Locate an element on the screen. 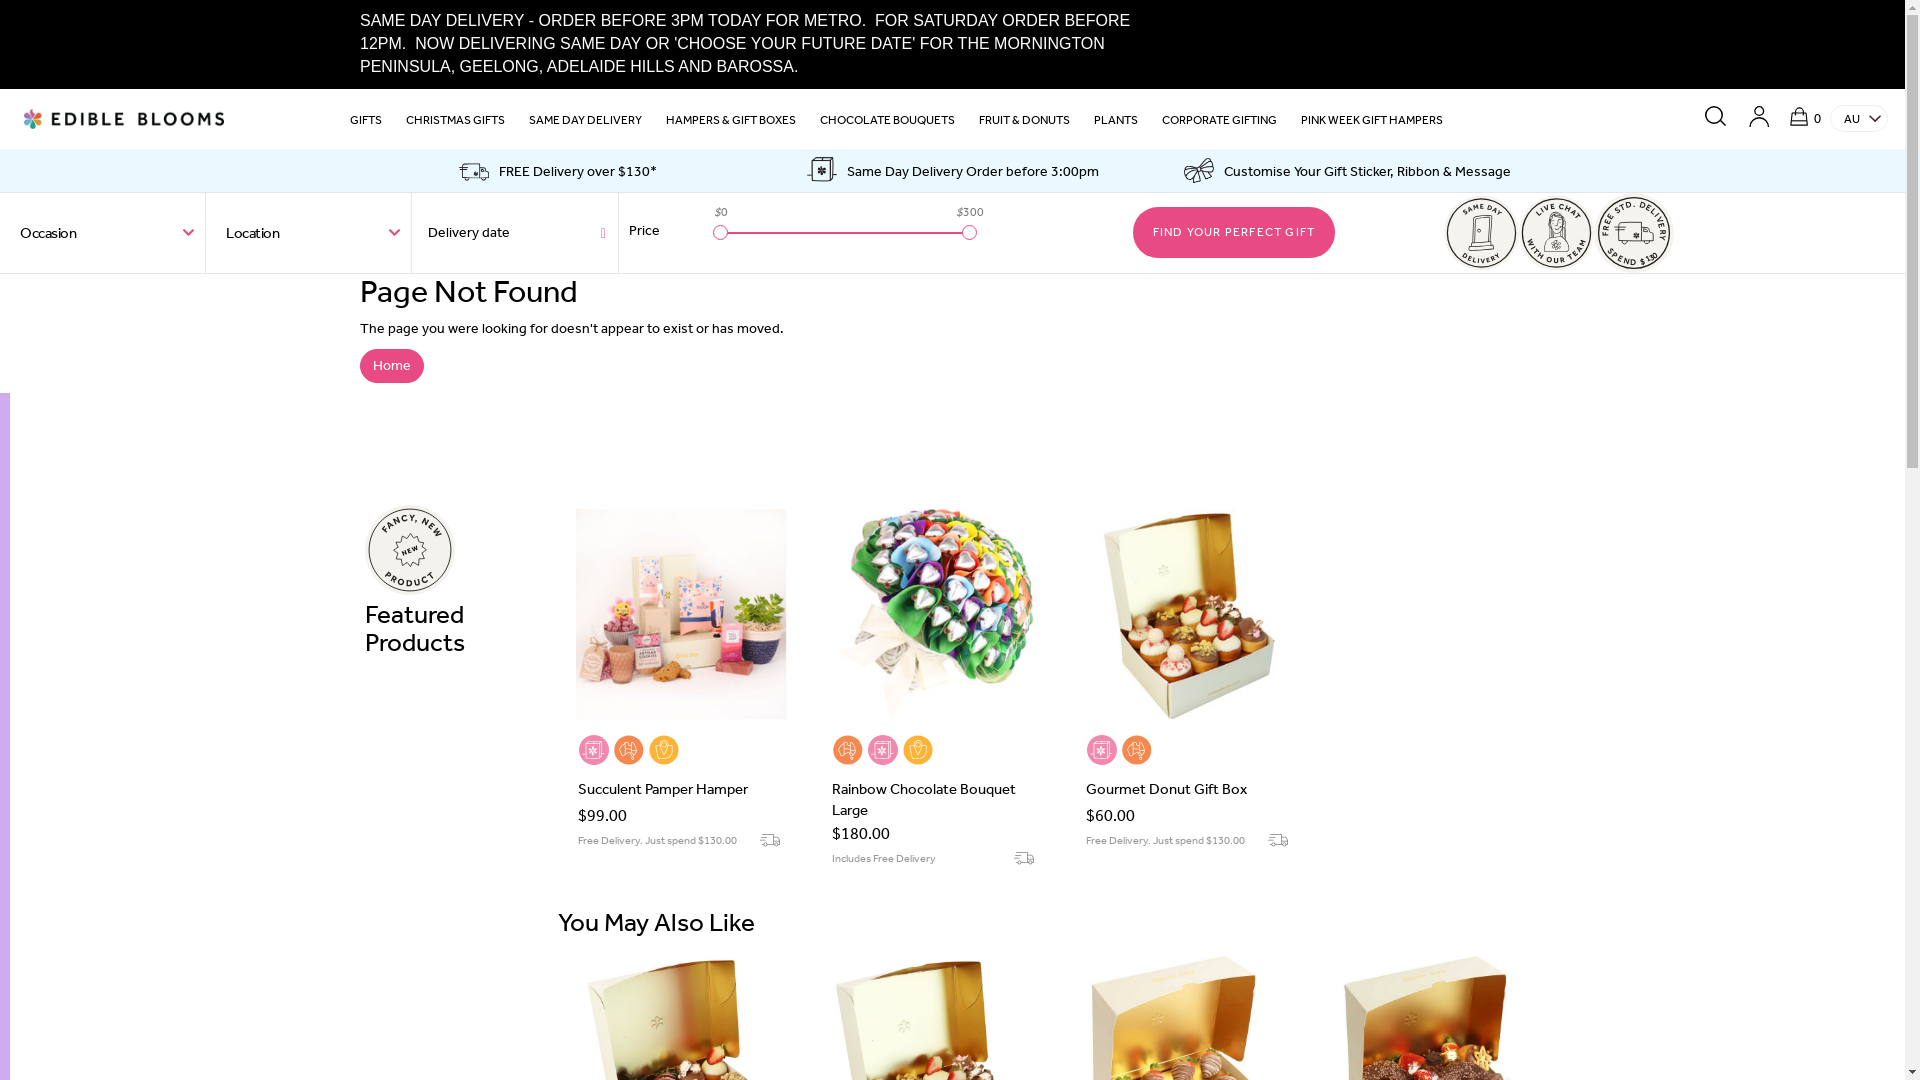  'Home' is located at coordinates (392, 366).